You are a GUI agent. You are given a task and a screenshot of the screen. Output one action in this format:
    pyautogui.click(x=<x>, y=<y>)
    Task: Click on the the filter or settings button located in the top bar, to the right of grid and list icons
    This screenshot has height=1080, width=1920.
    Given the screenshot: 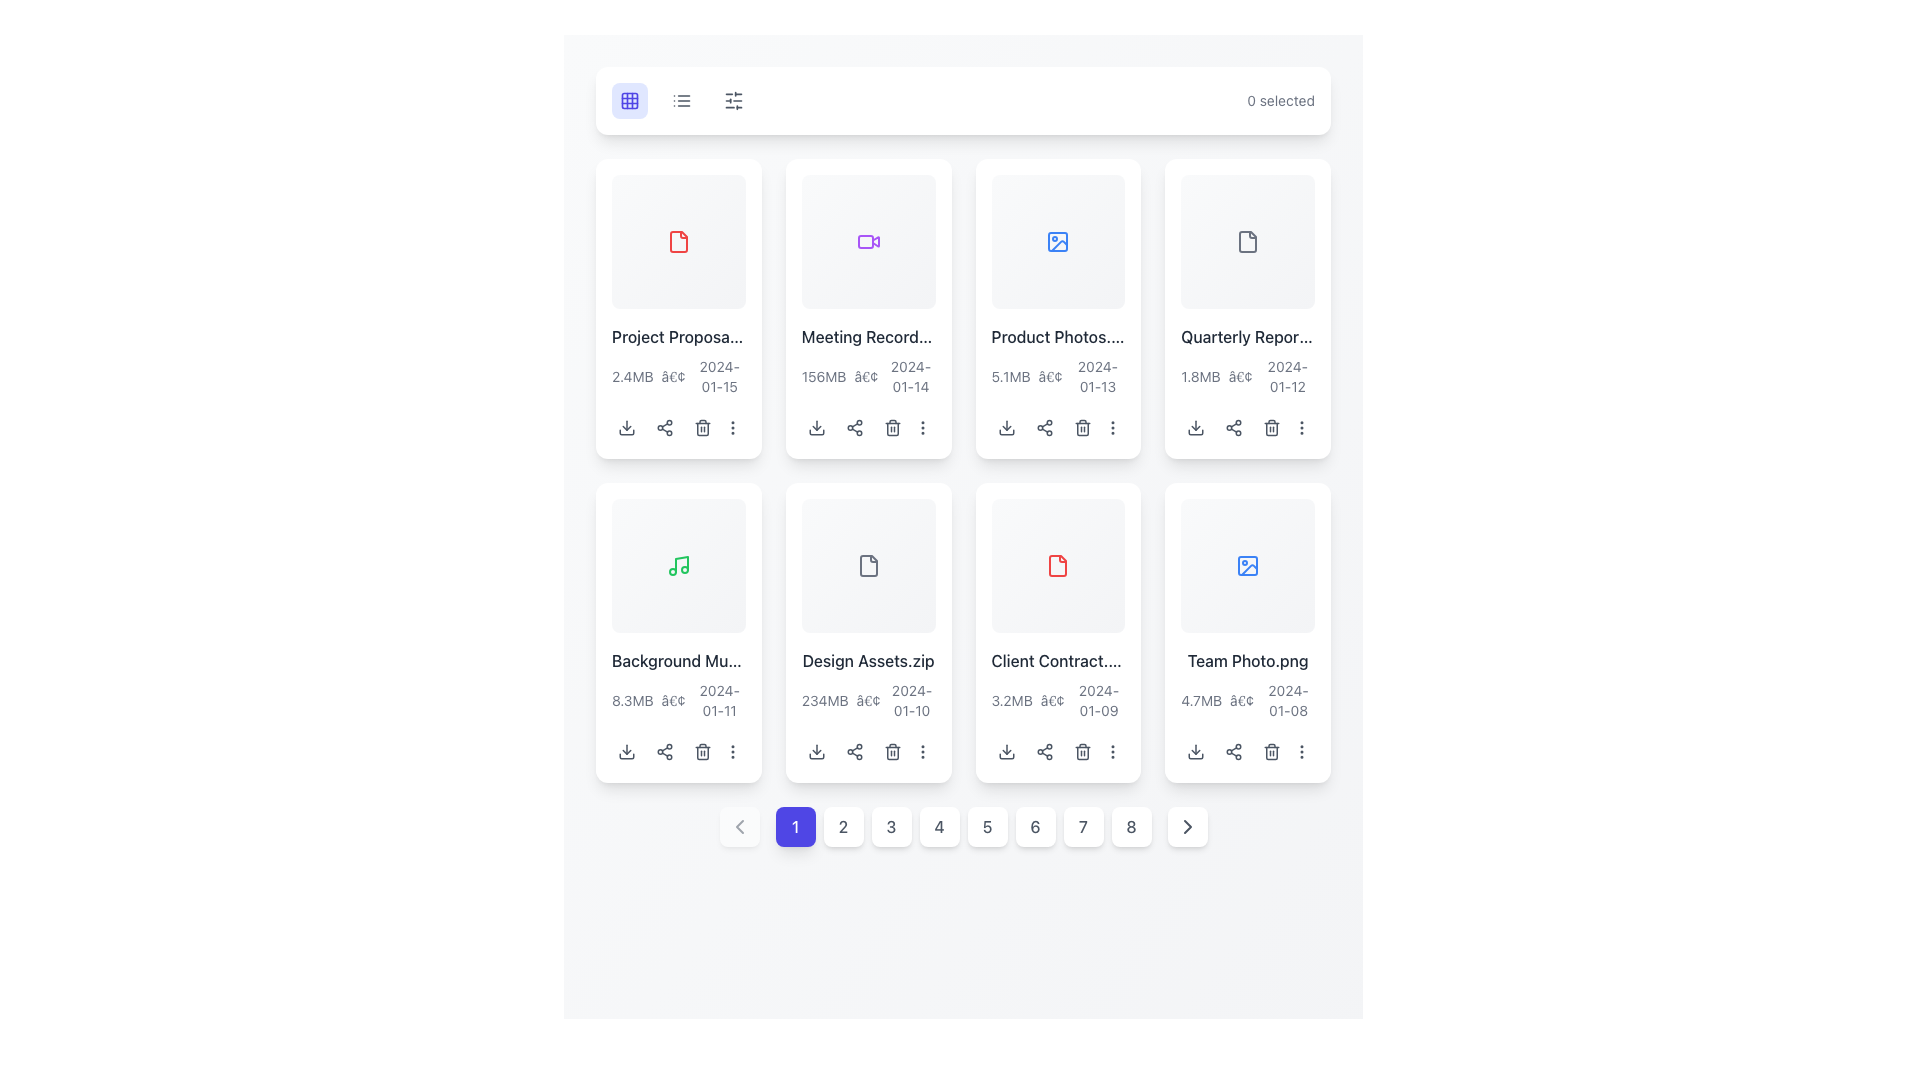 What is the action you would take?
    pyautogui.click(x=733, y=100)
    